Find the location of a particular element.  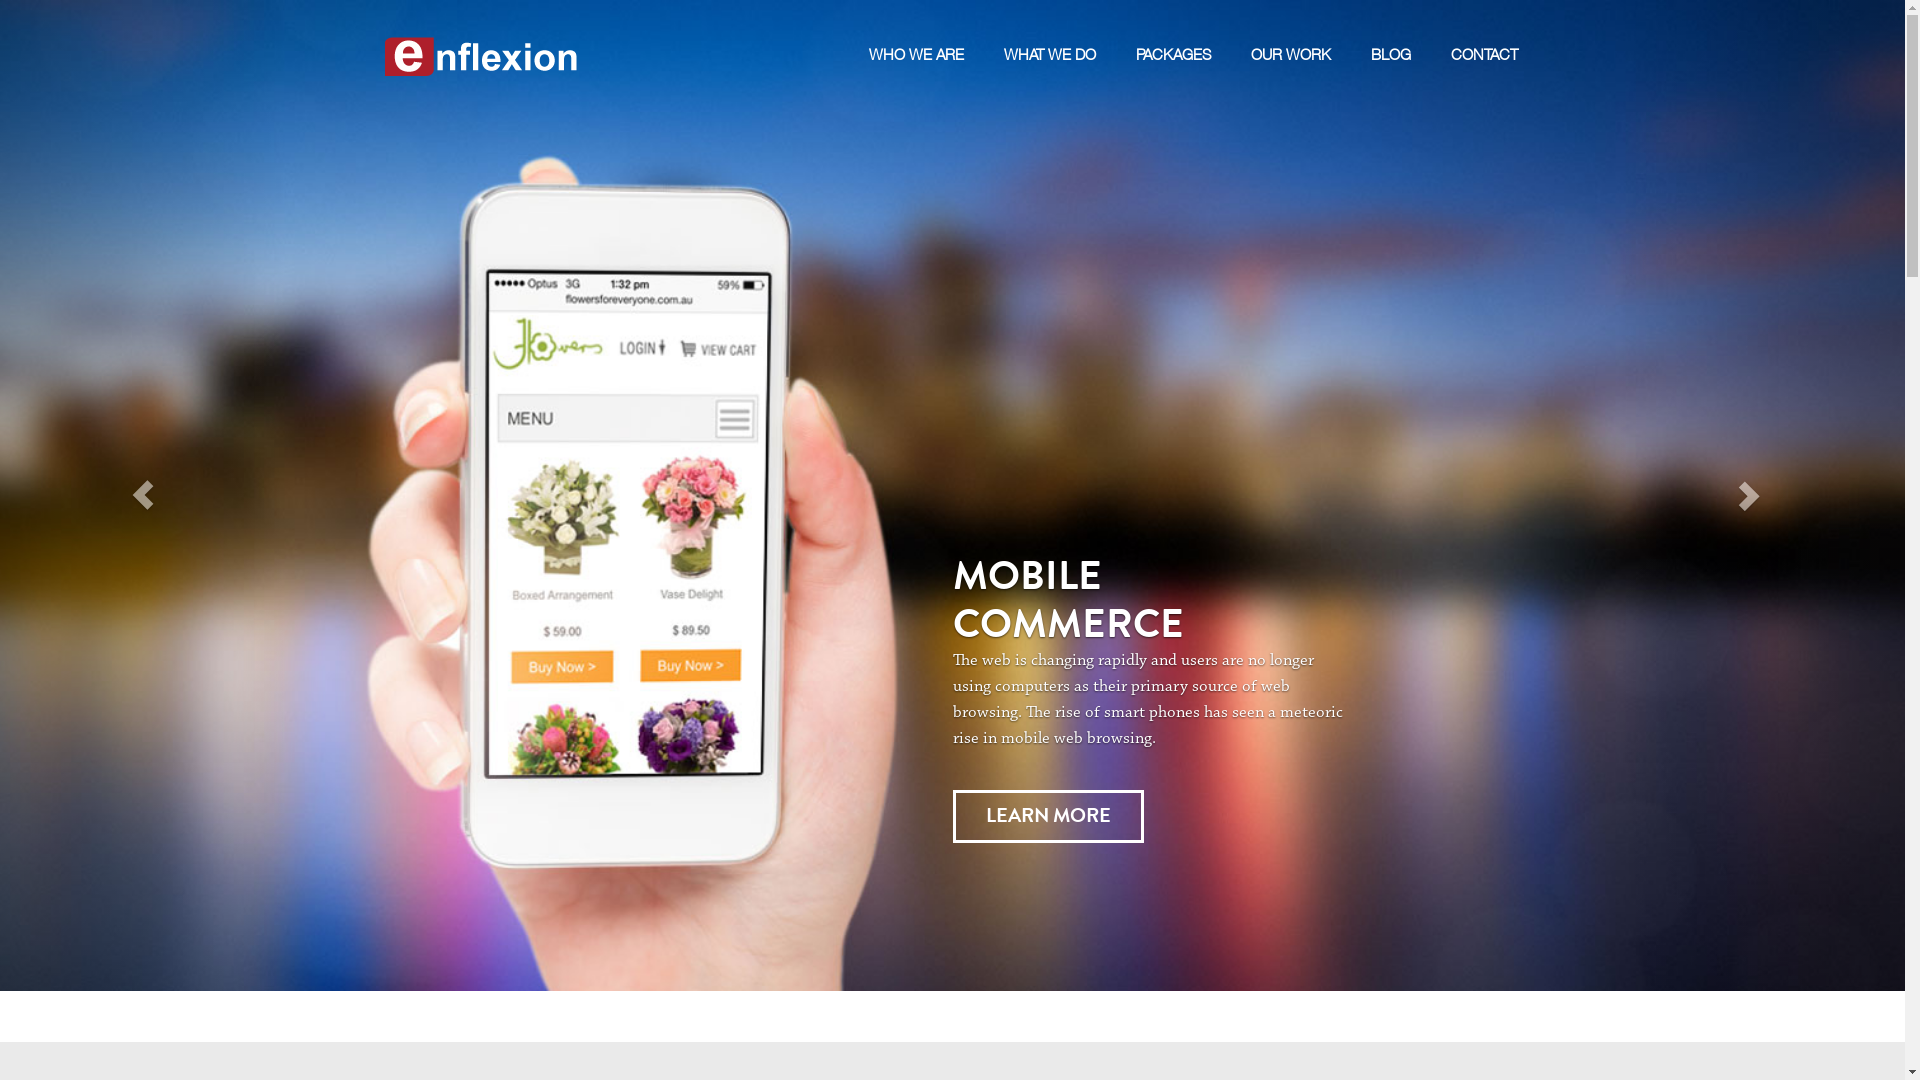

'CONTACT' is located at coordinates (1483, 32).